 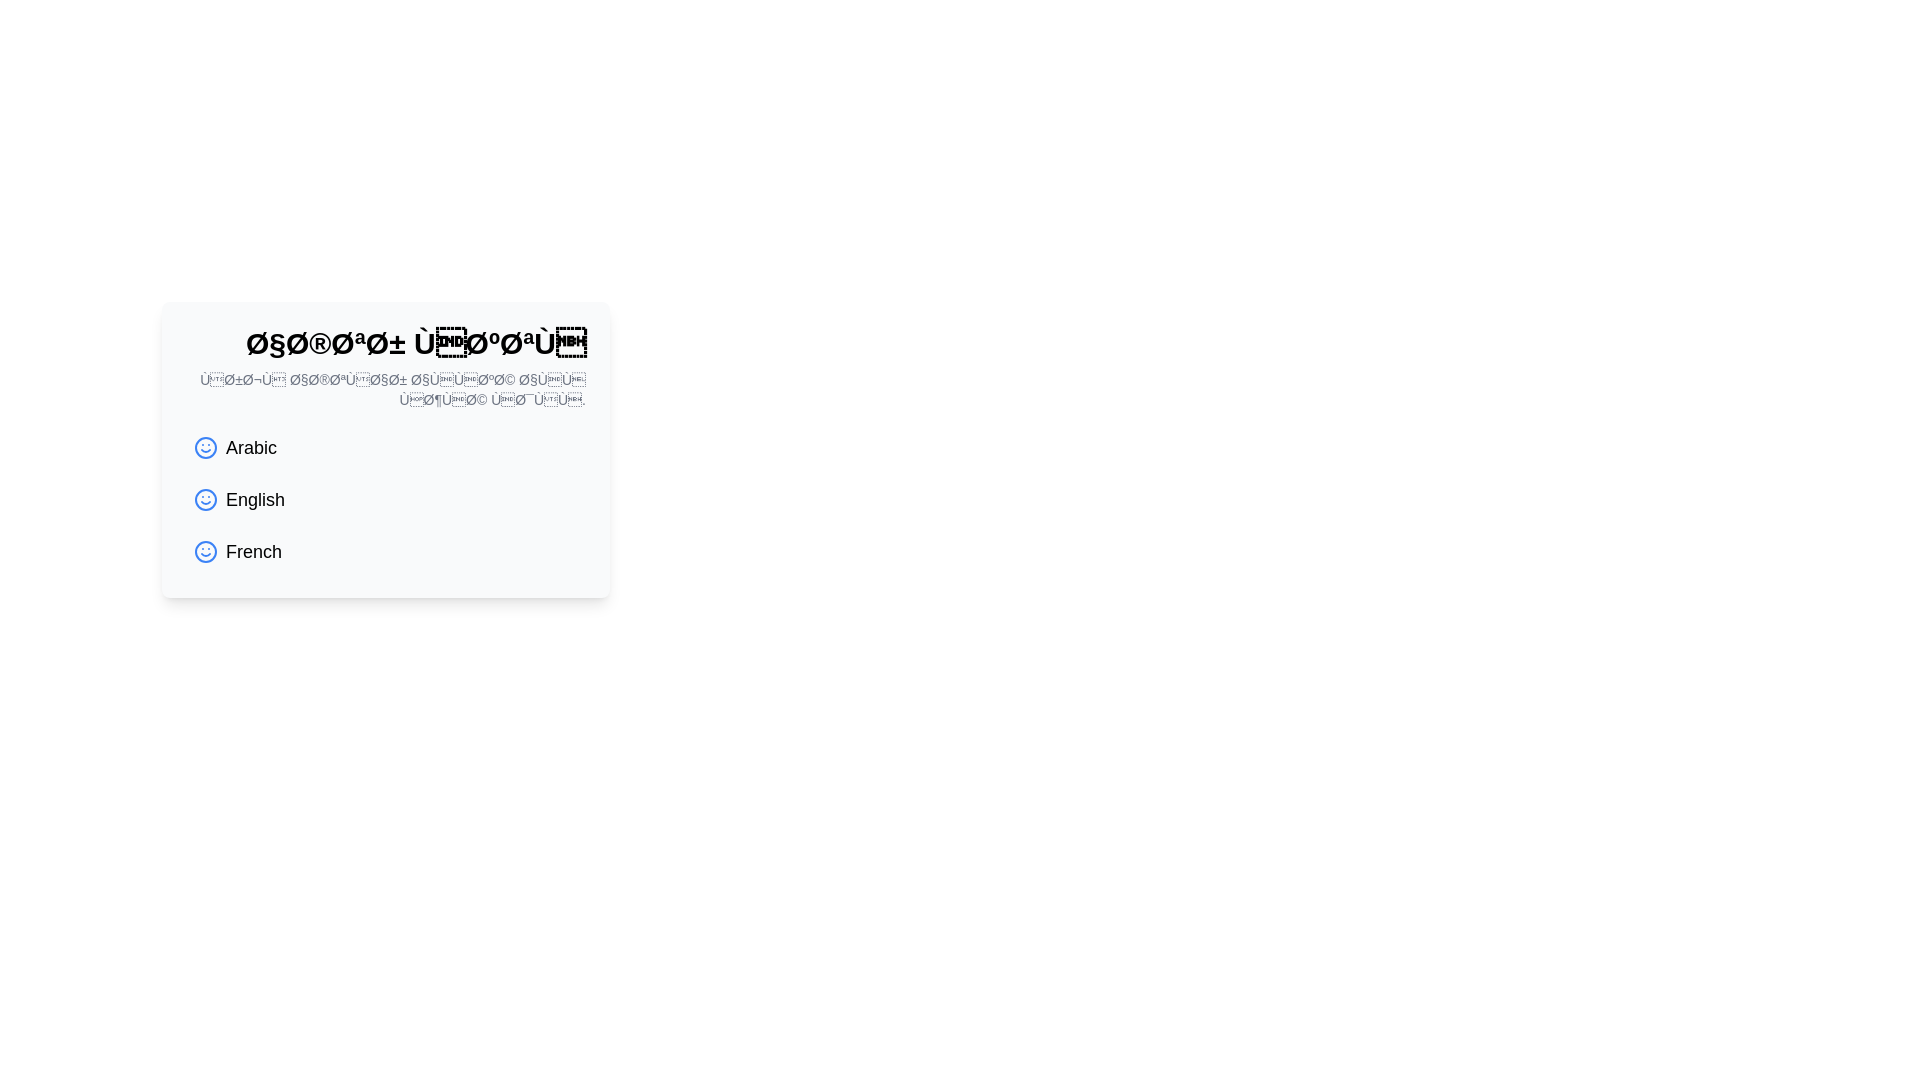 I want to click on the Smiley Face Outline icon, which is a circular shape with a blue stroke, located to the left of the 'French' label in the third row of options, so click(x=206, y=551).